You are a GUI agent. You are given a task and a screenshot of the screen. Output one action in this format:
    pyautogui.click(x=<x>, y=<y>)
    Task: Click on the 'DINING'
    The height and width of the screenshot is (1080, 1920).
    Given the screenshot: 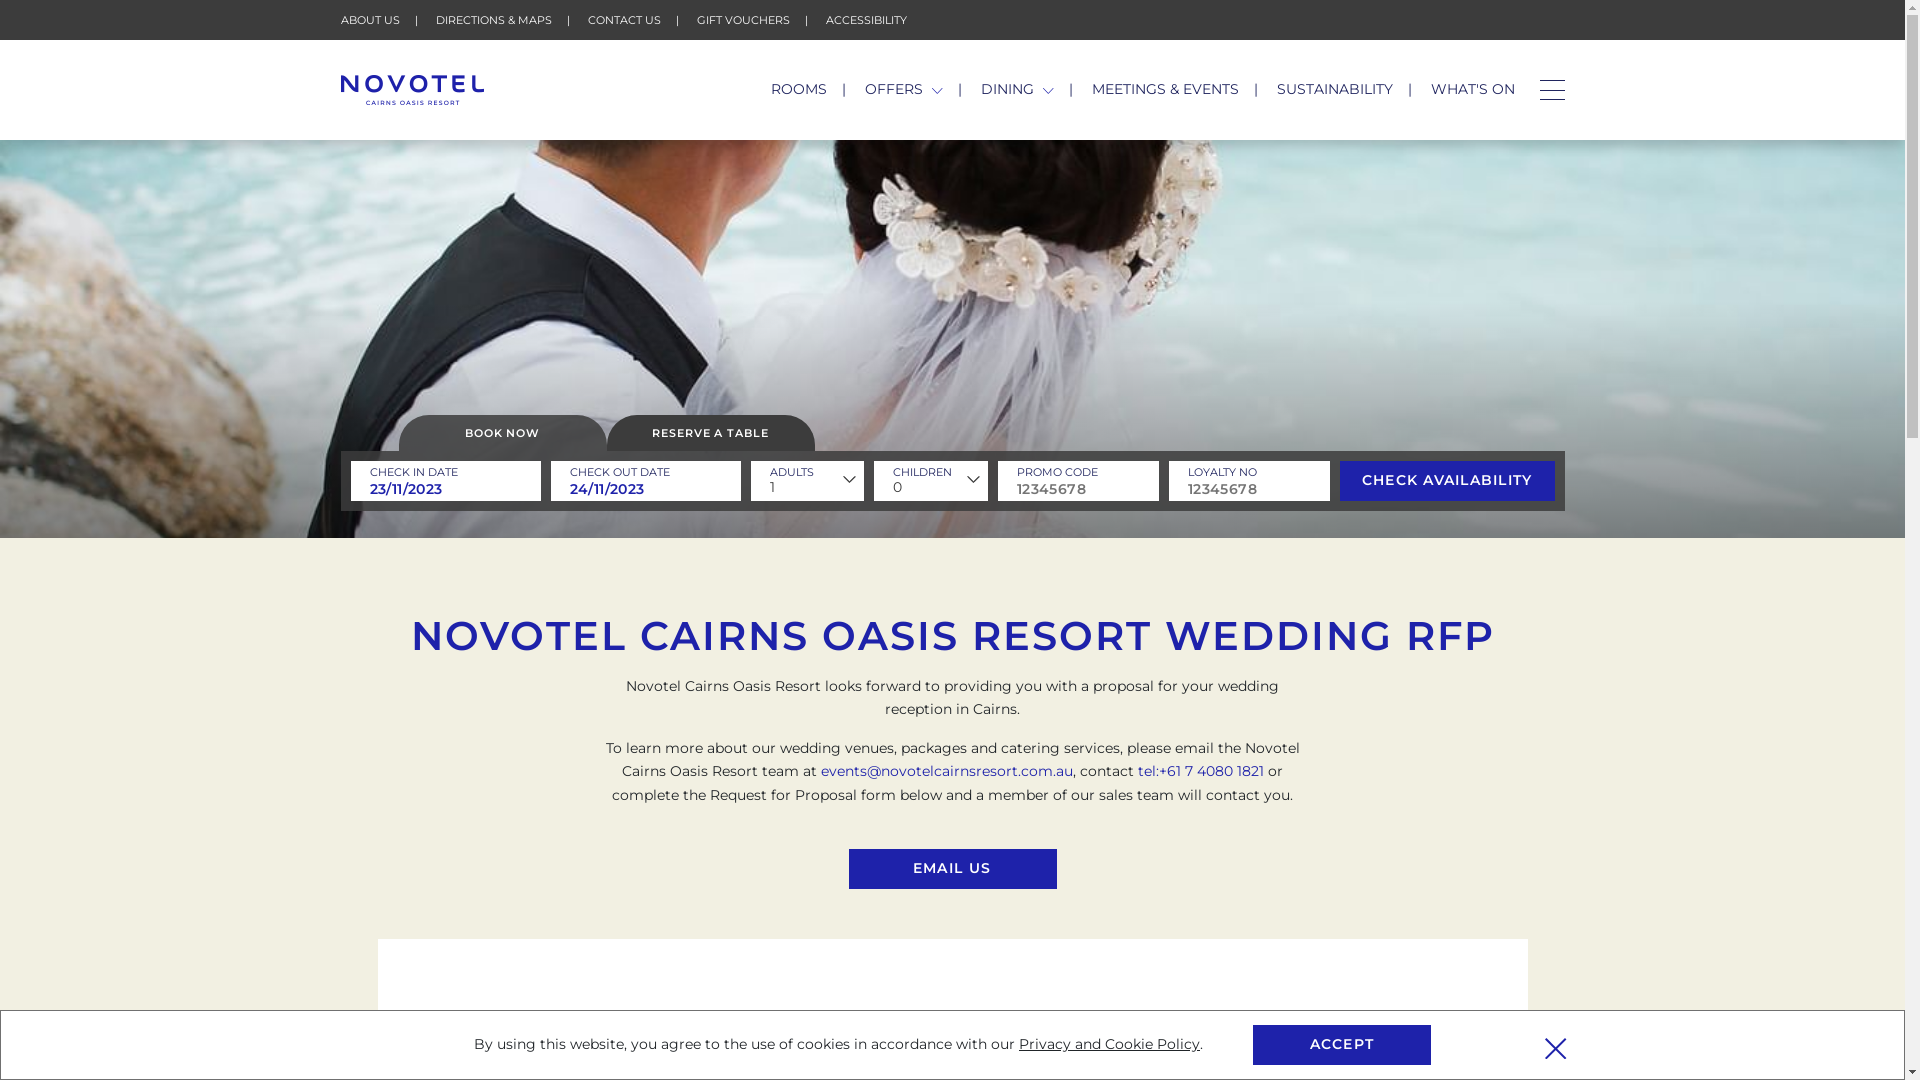 What is the action you would take?
    pyautogui.click(x=1017, y=88)
    